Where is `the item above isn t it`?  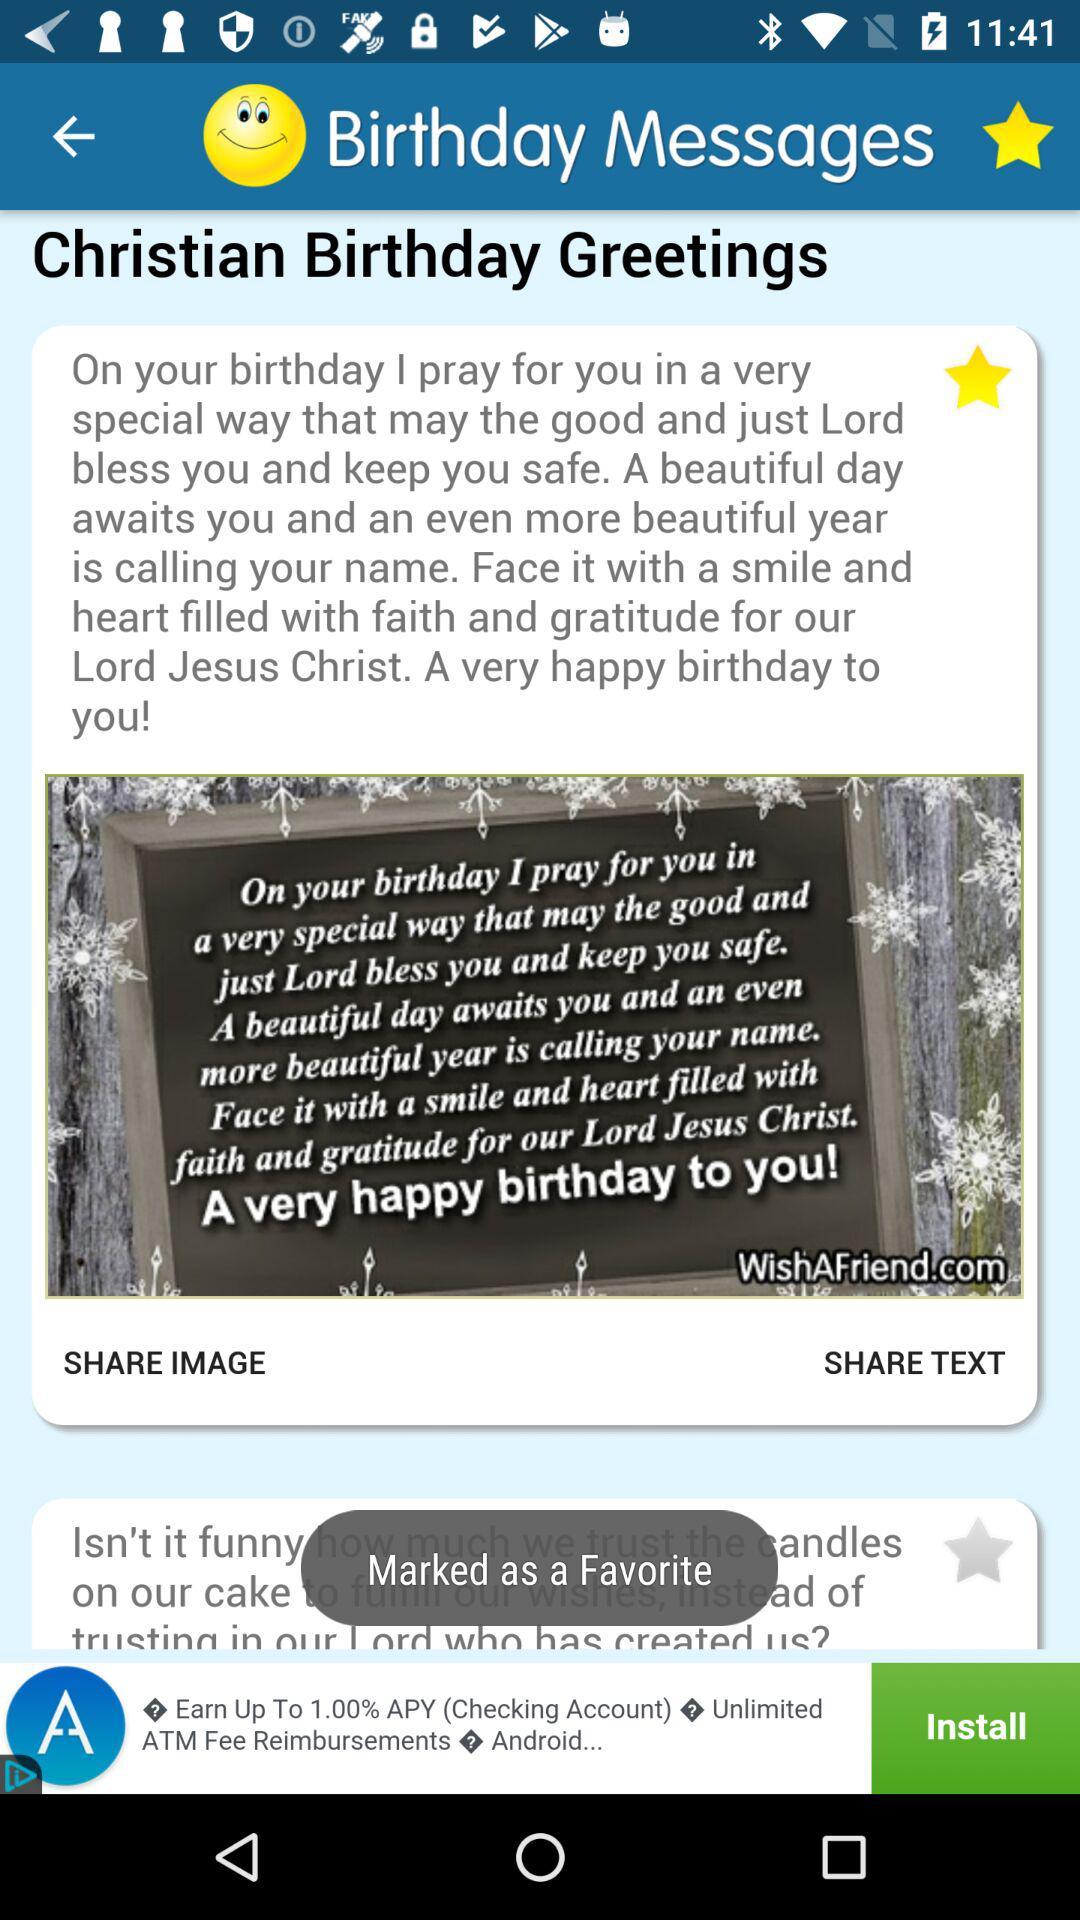 the item above isn t it is located at coordinates (540, 1482).